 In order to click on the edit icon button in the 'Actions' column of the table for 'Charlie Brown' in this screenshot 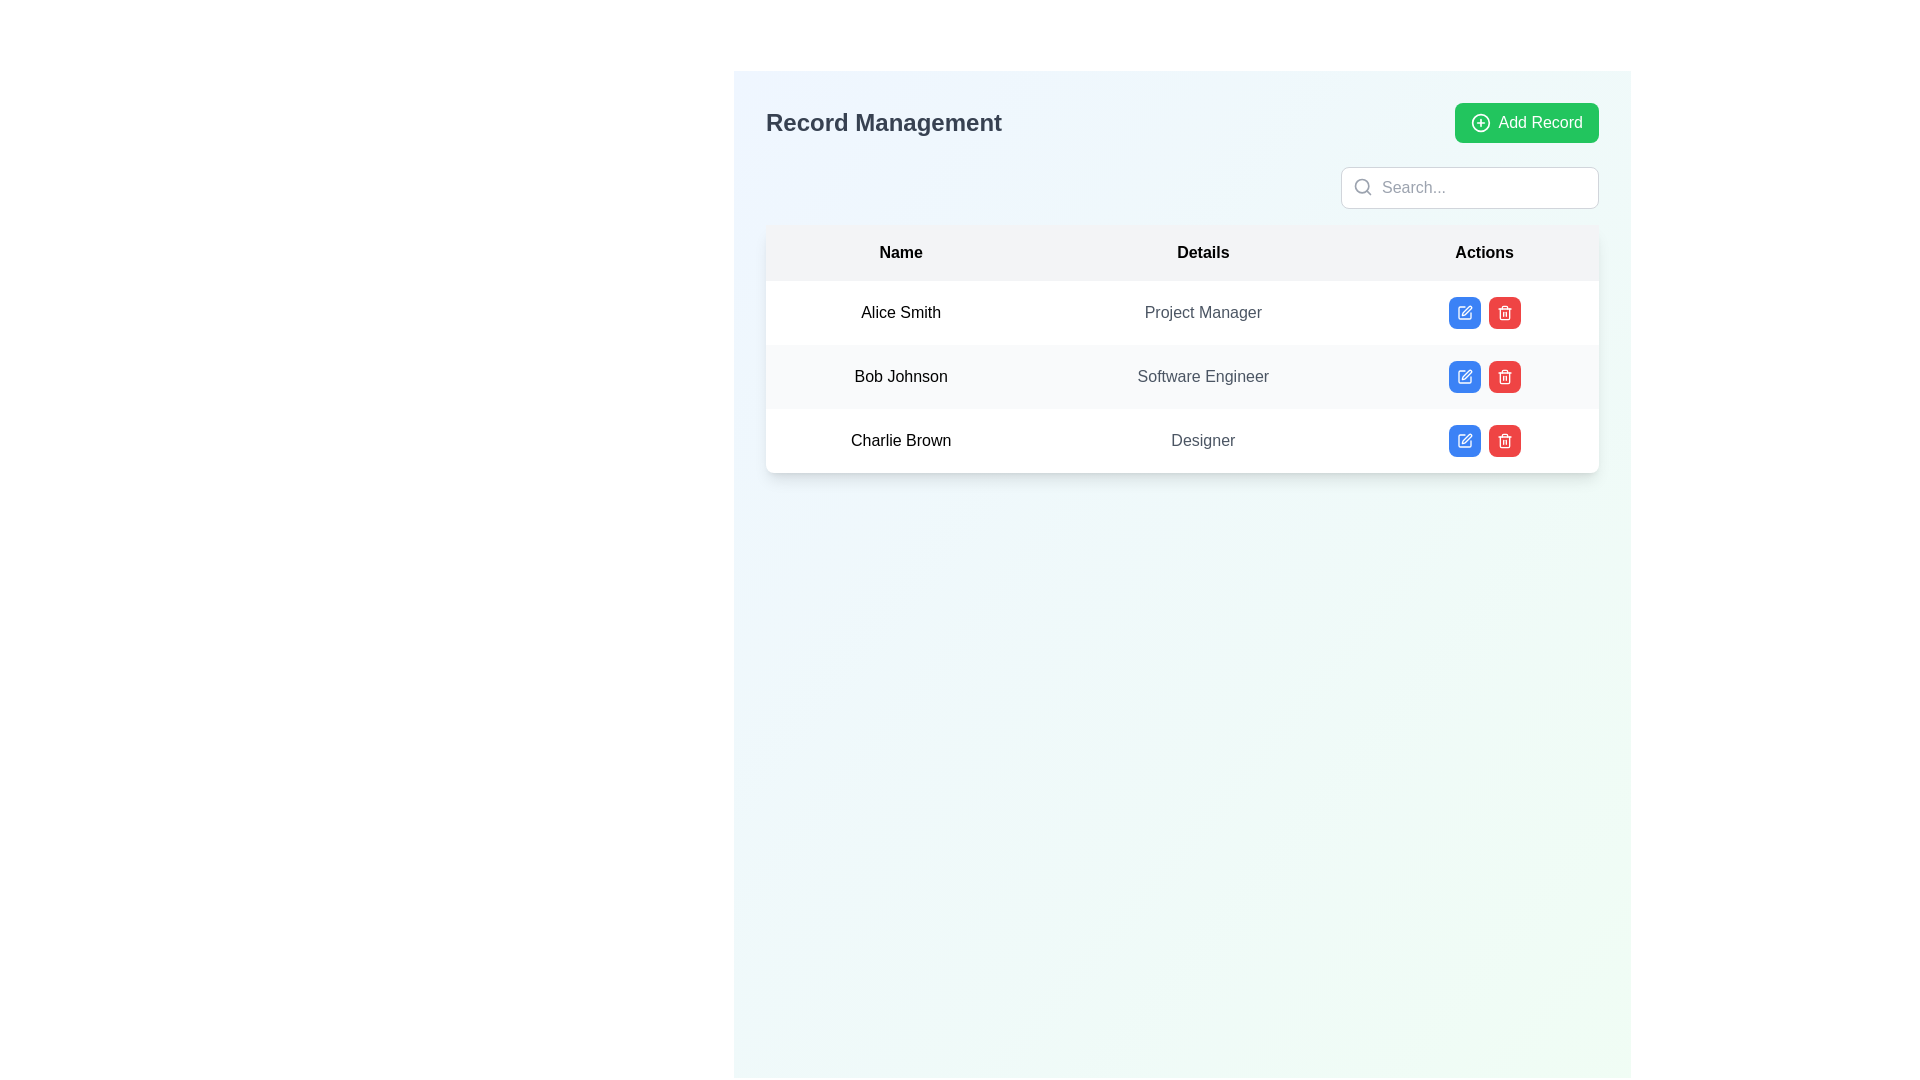, I will do `click(1464, 439)`.